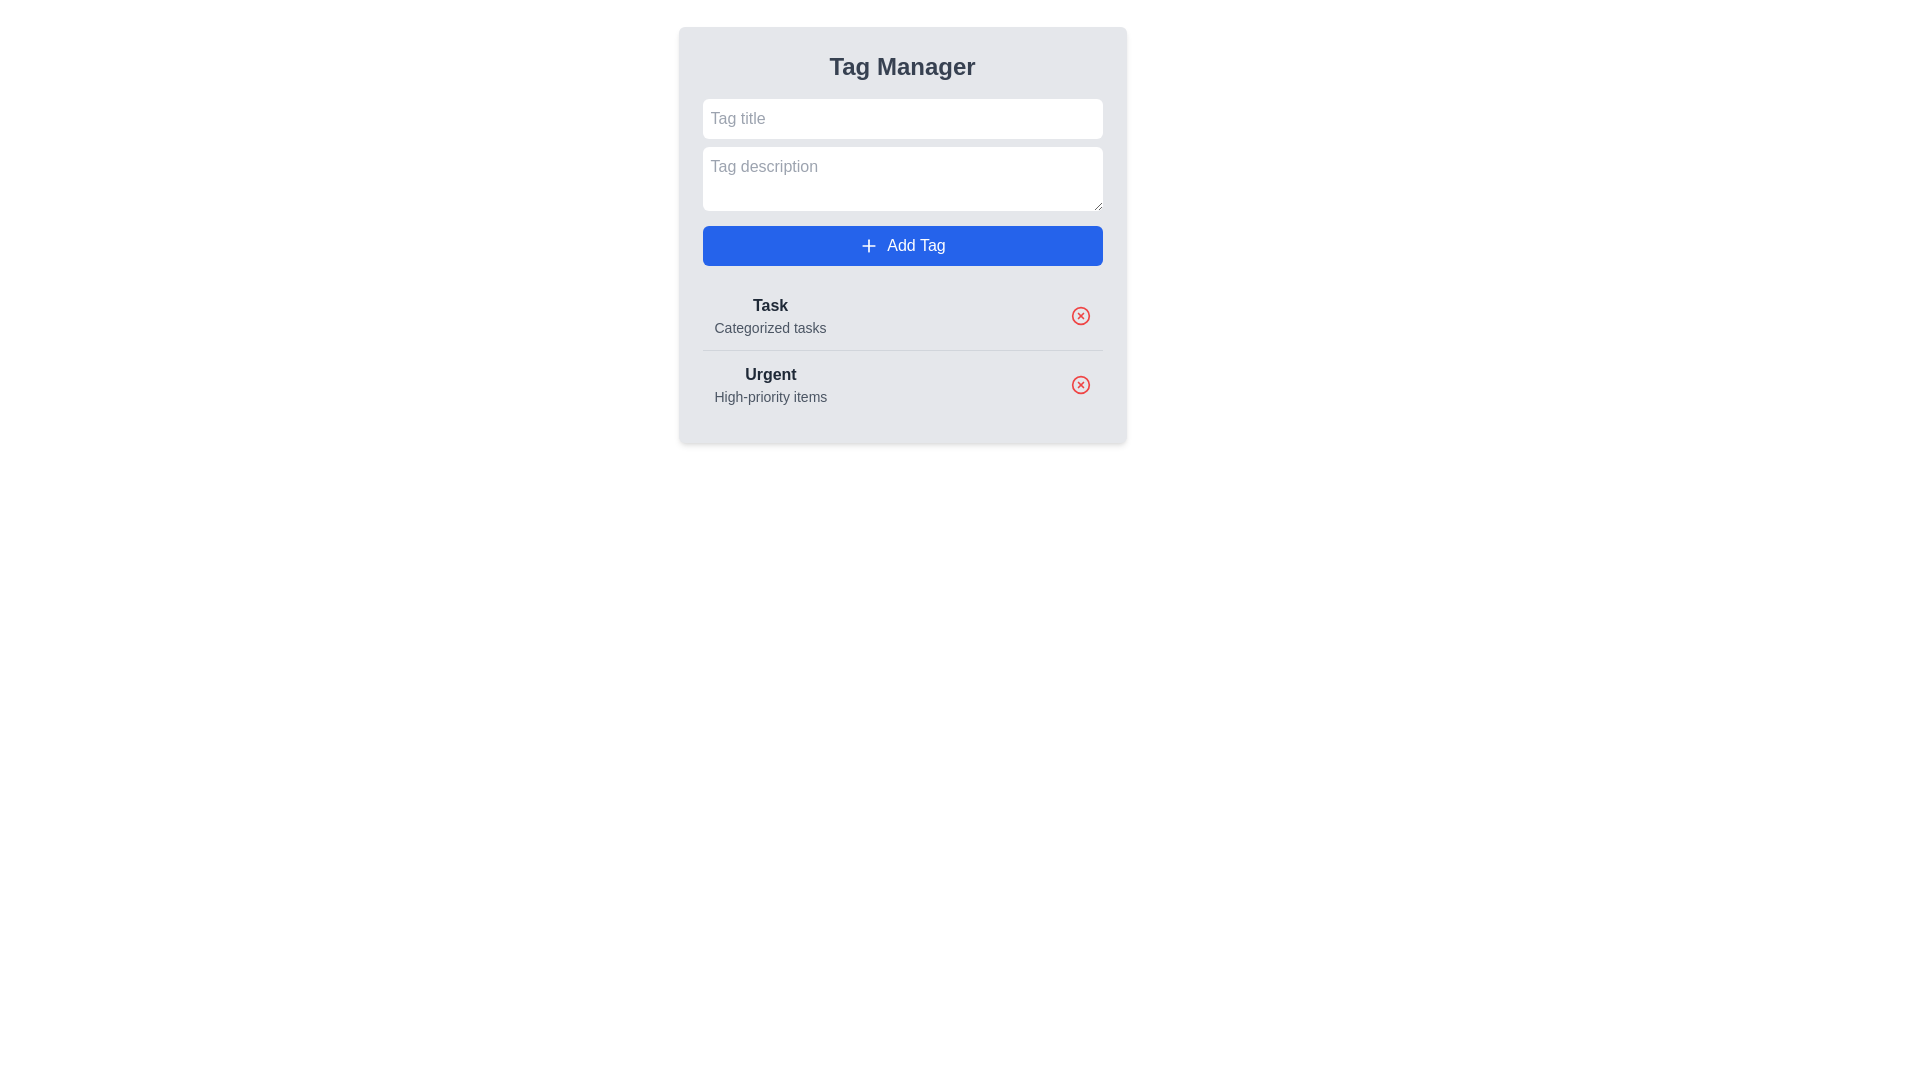  What do you see at coordinates (769, 305) in the screenshot?
I see `the static text element displaying 'Task' in bold, located in the 'Tag Manager' section, positioned above 'Categorized tasks'` at bounding box center [769, 305].